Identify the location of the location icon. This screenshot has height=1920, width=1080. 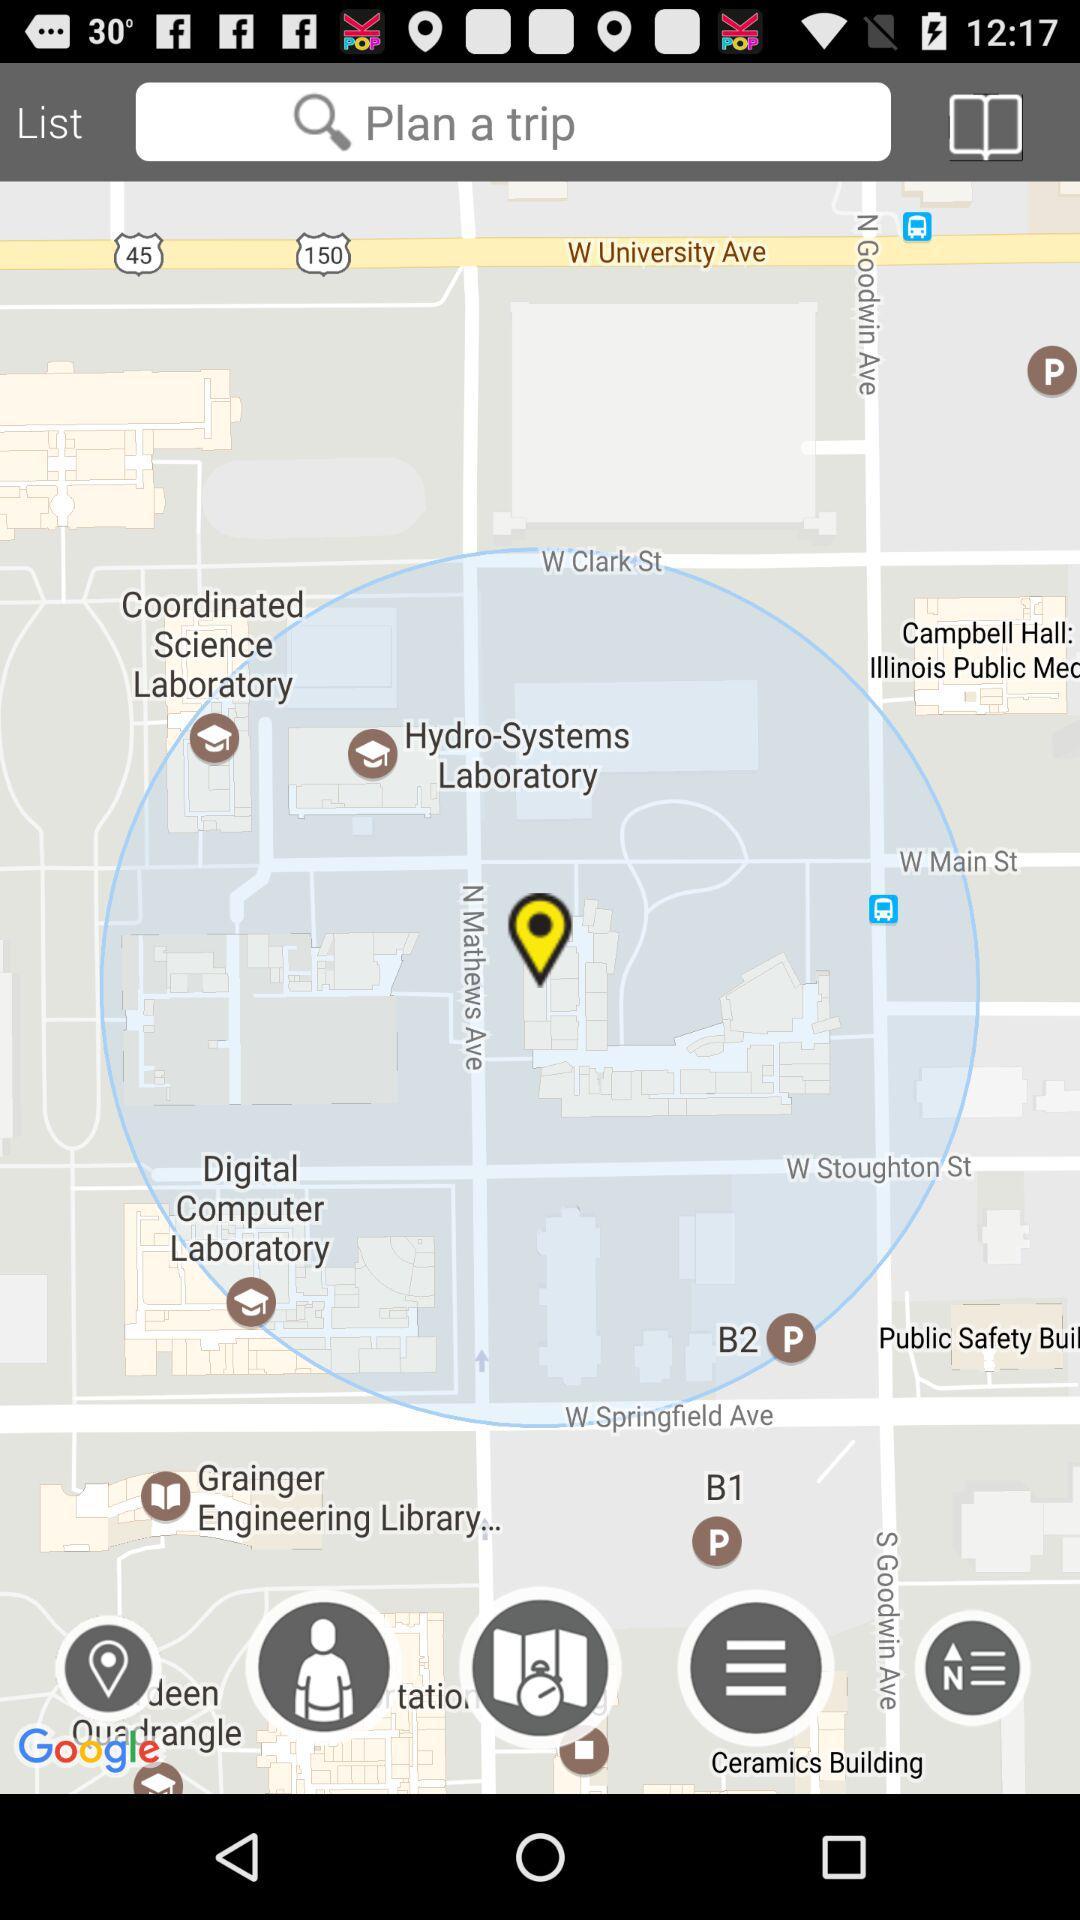
(108, 1785).